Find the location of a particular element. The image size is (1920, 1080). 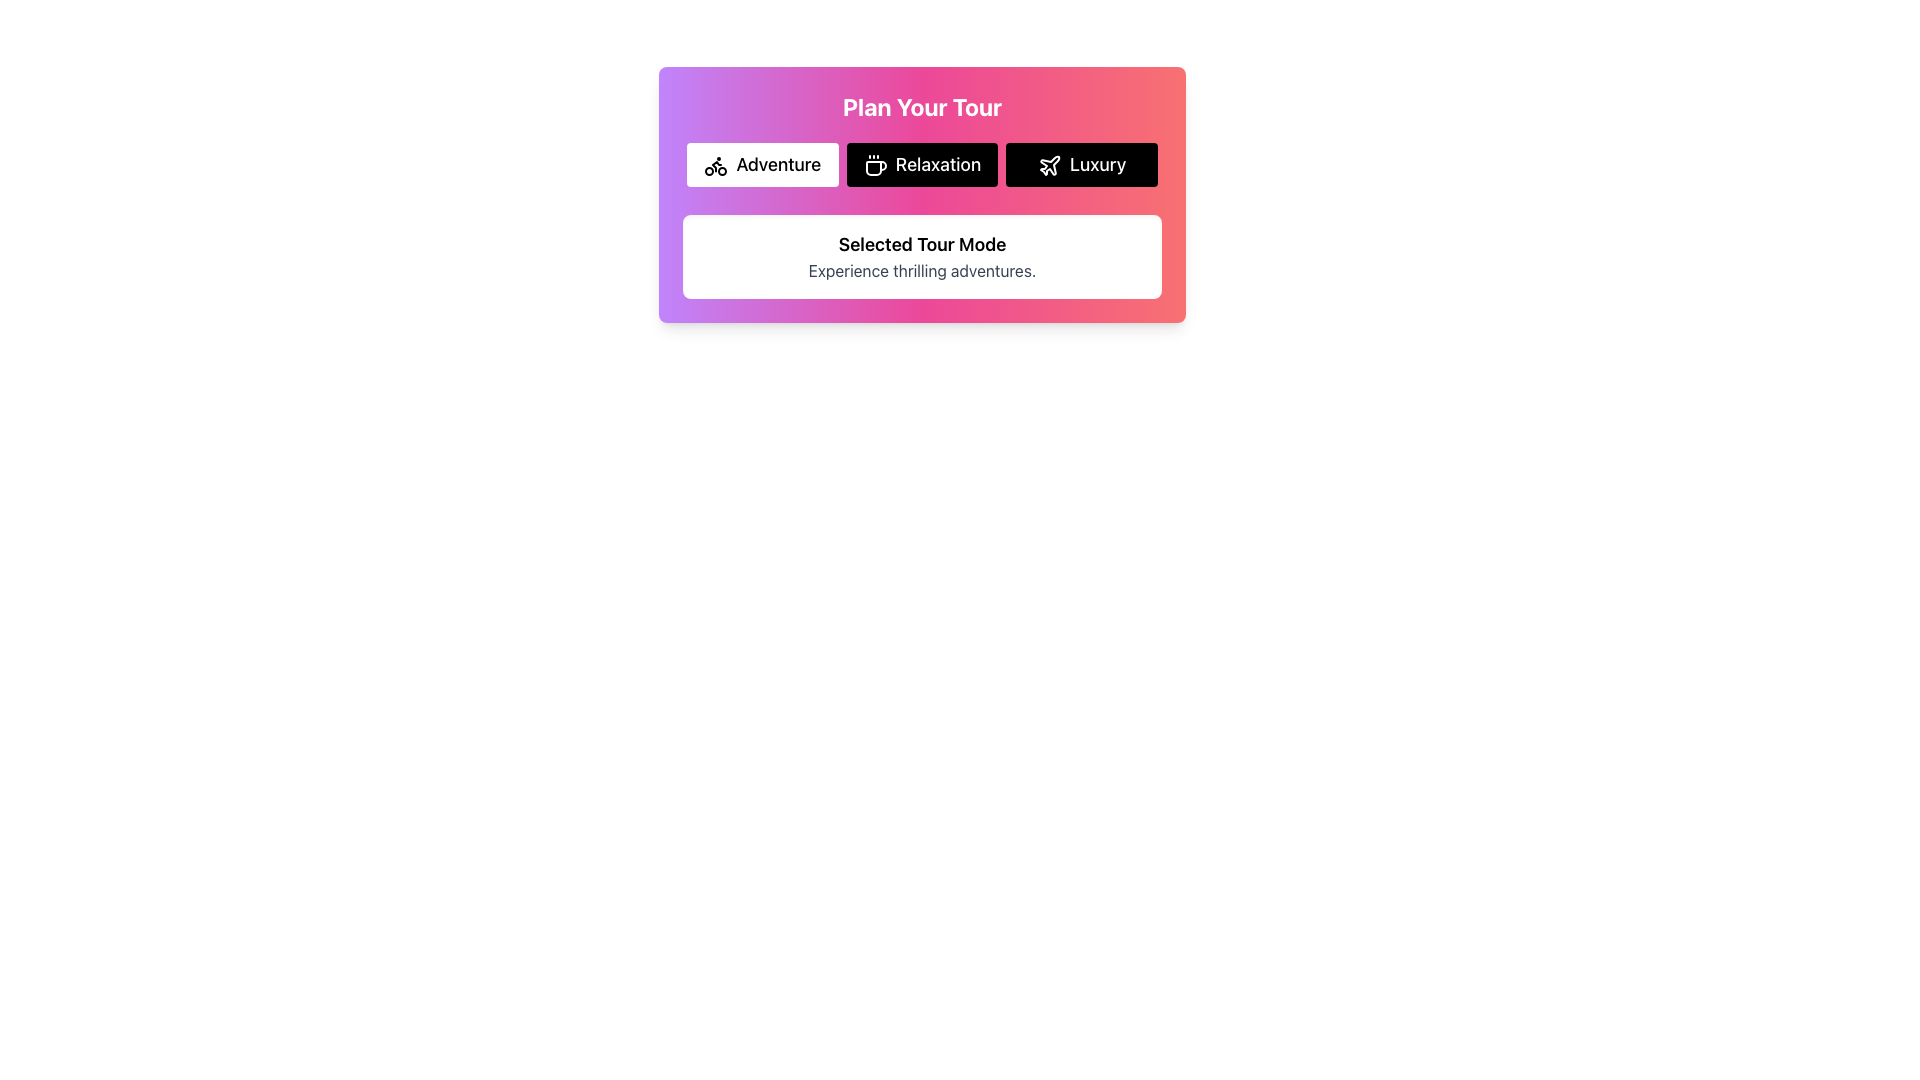

the 'Relaxation' button which contains the coffee cup icon styled in black with a stroke design is located at coordinates (875, 165).